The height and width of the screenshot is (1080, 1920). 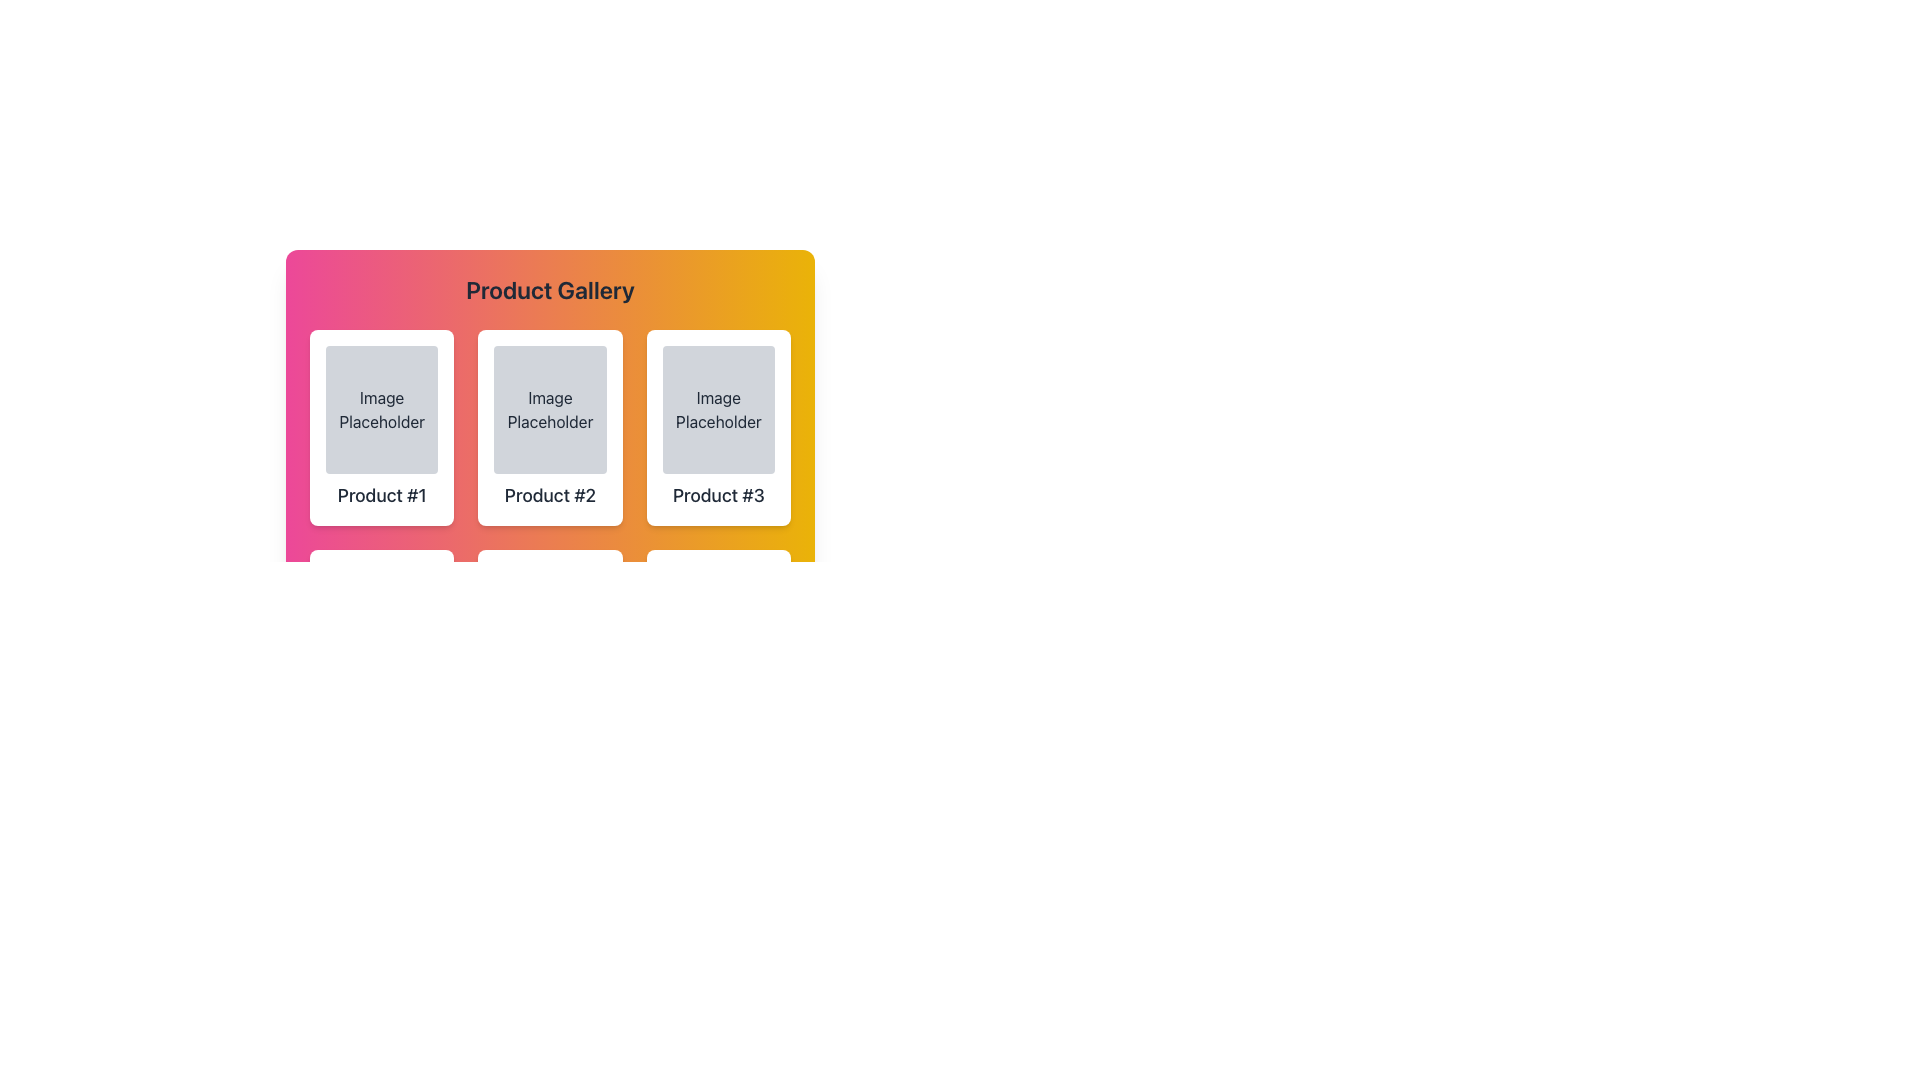 I want to click on the visual placeholder for the image within the second card of the card layout, so click(x=550, y=408).